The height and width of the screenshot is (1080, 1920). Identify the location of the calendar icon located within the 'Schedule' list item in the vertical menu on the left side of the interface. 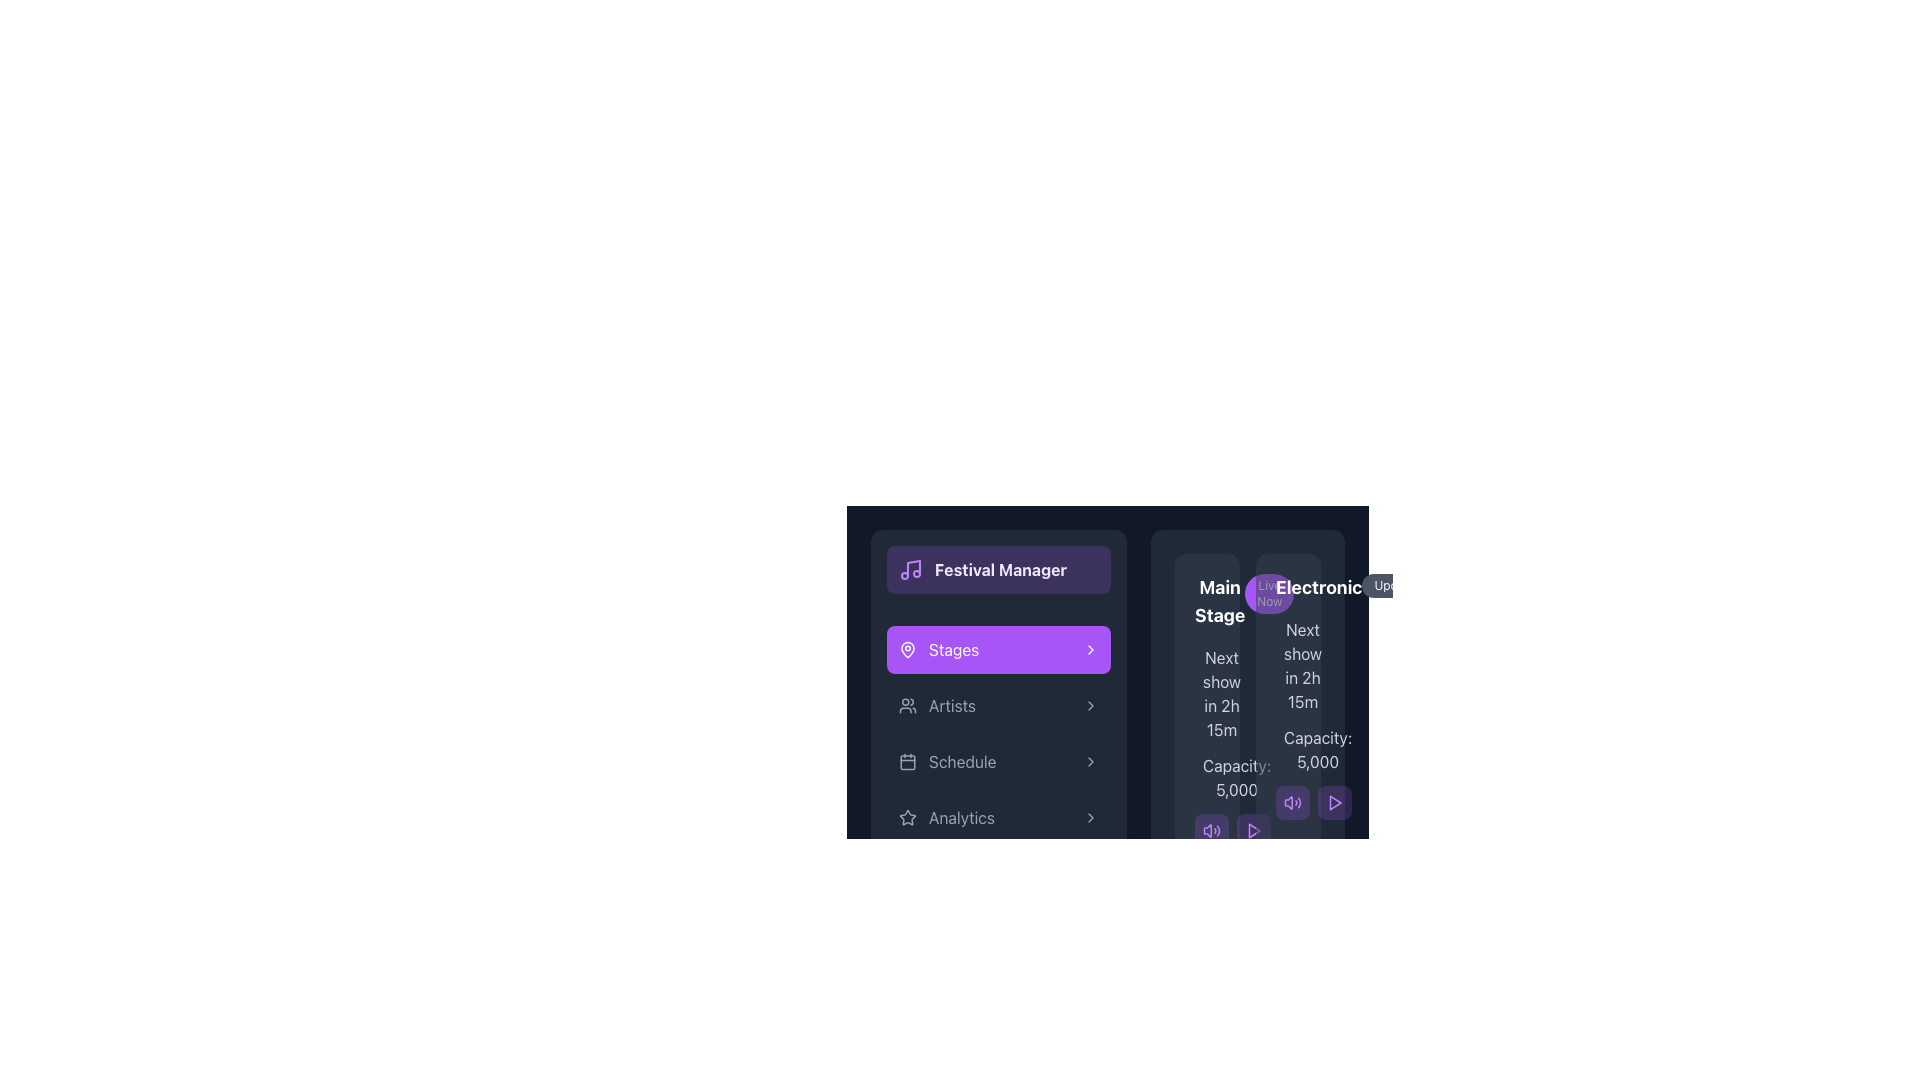
(906, 762).